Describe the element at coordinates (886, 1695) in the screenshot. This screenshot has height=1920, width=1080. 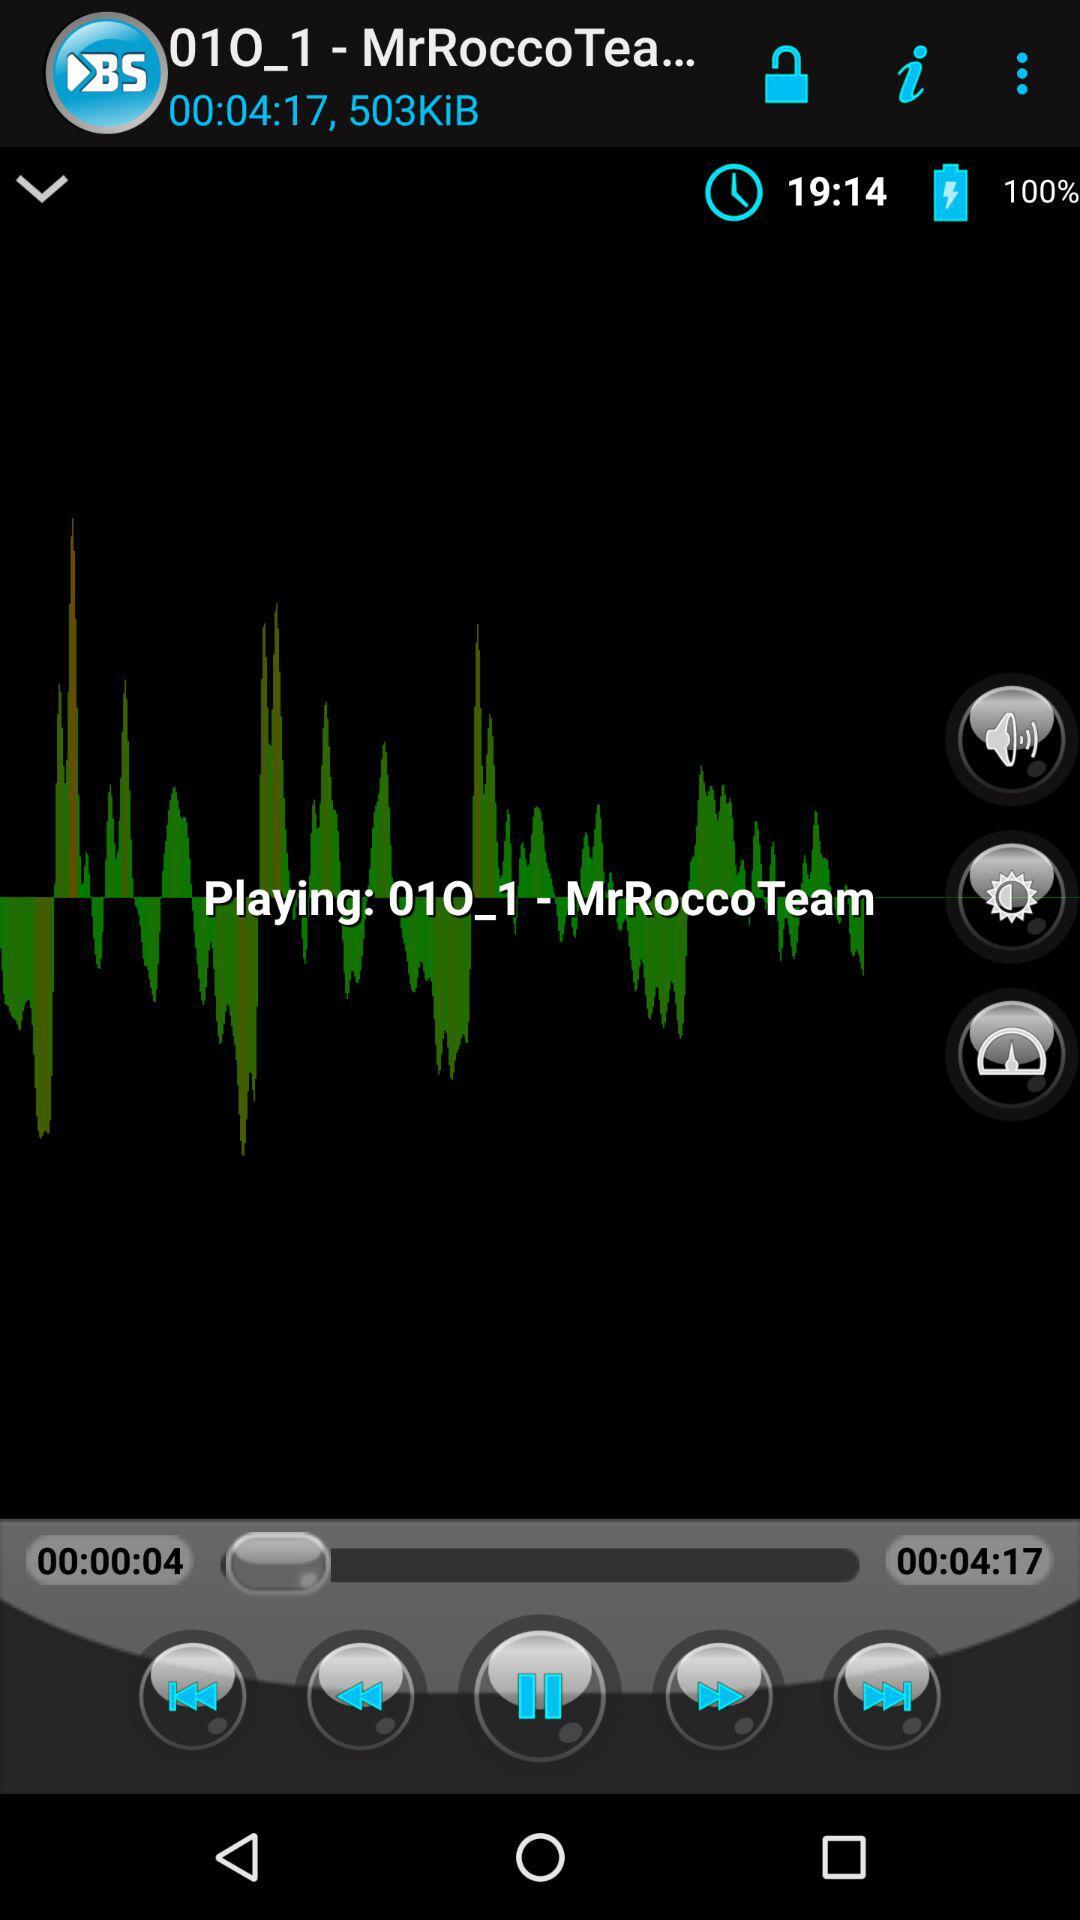
I see `forward the music` at that location.